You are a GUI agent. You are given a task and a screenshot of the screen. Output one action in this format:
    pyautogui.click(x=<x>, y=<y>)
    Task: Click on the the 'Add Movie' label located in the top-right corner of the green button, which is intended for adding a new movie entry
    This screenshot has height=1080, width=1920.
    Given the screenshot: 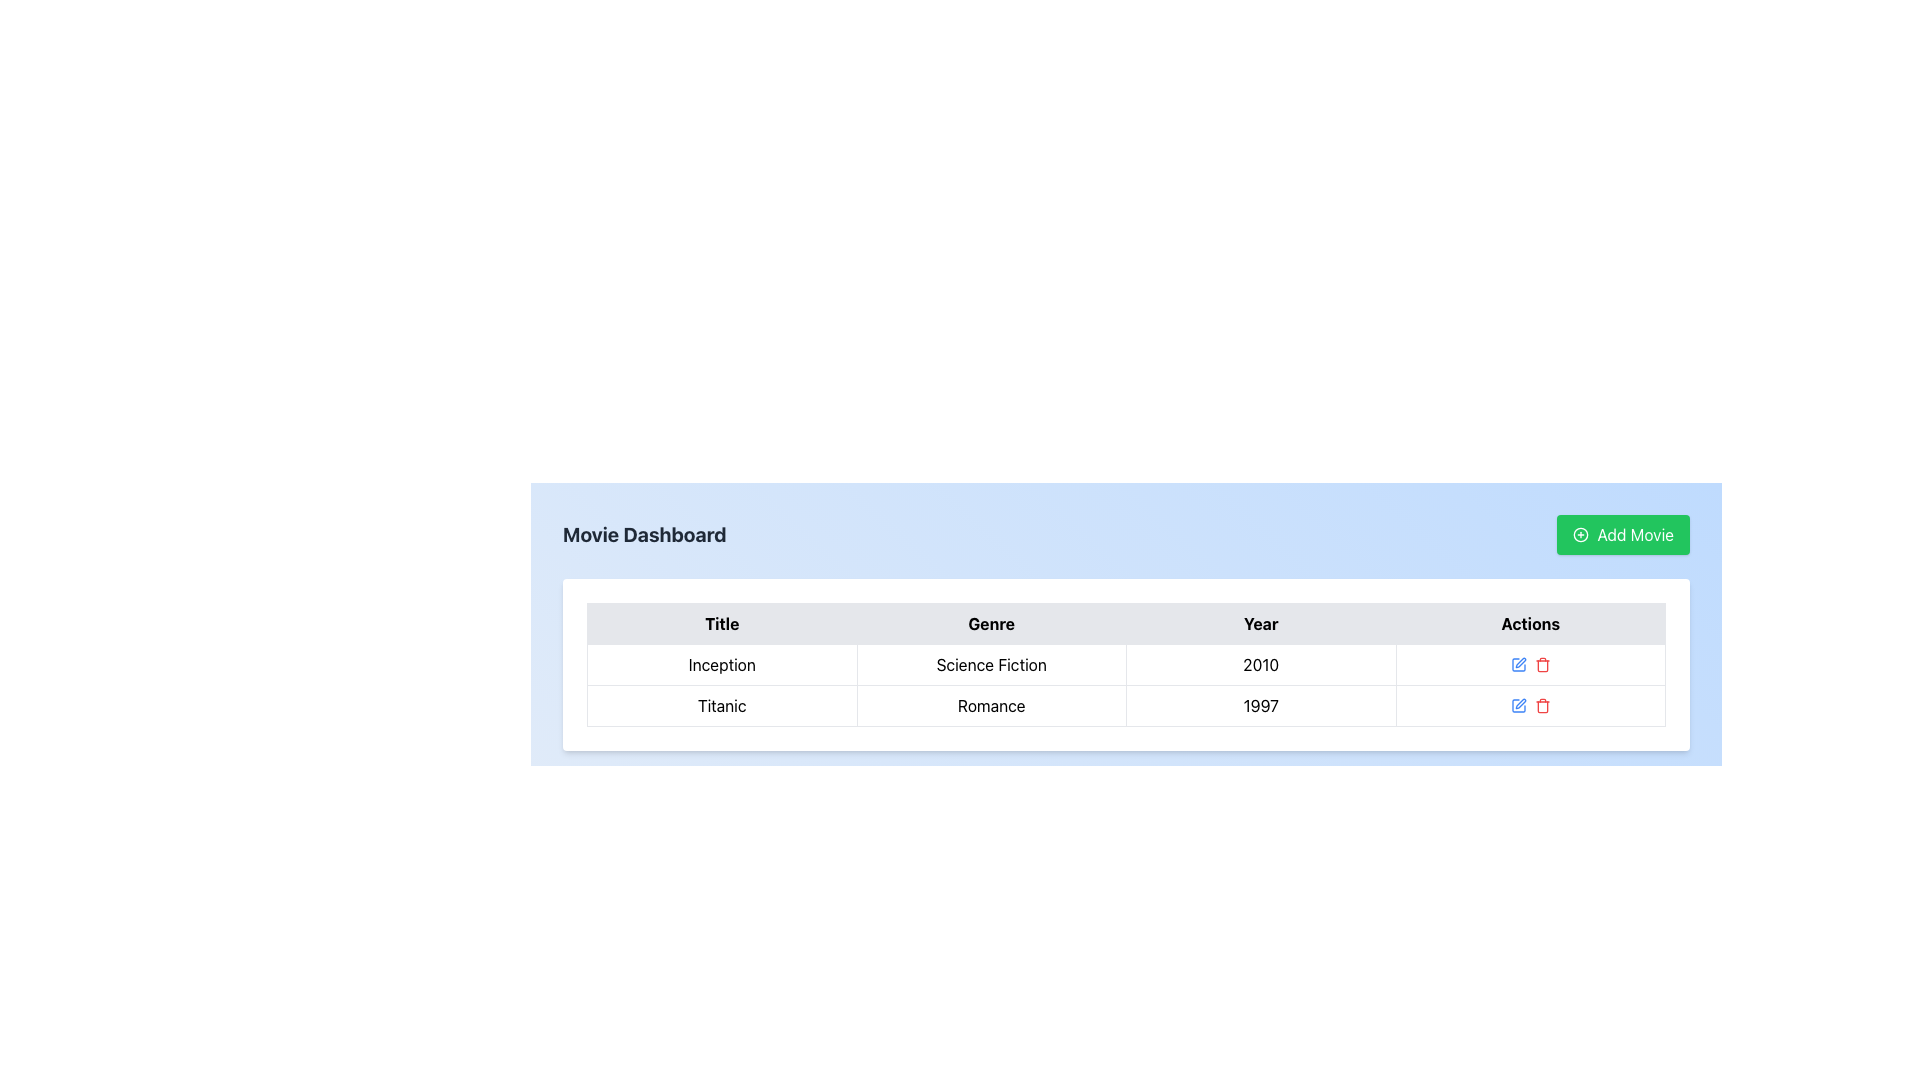 What is the action you would take?
    pyautogui.click(x=1635, y=534)
    